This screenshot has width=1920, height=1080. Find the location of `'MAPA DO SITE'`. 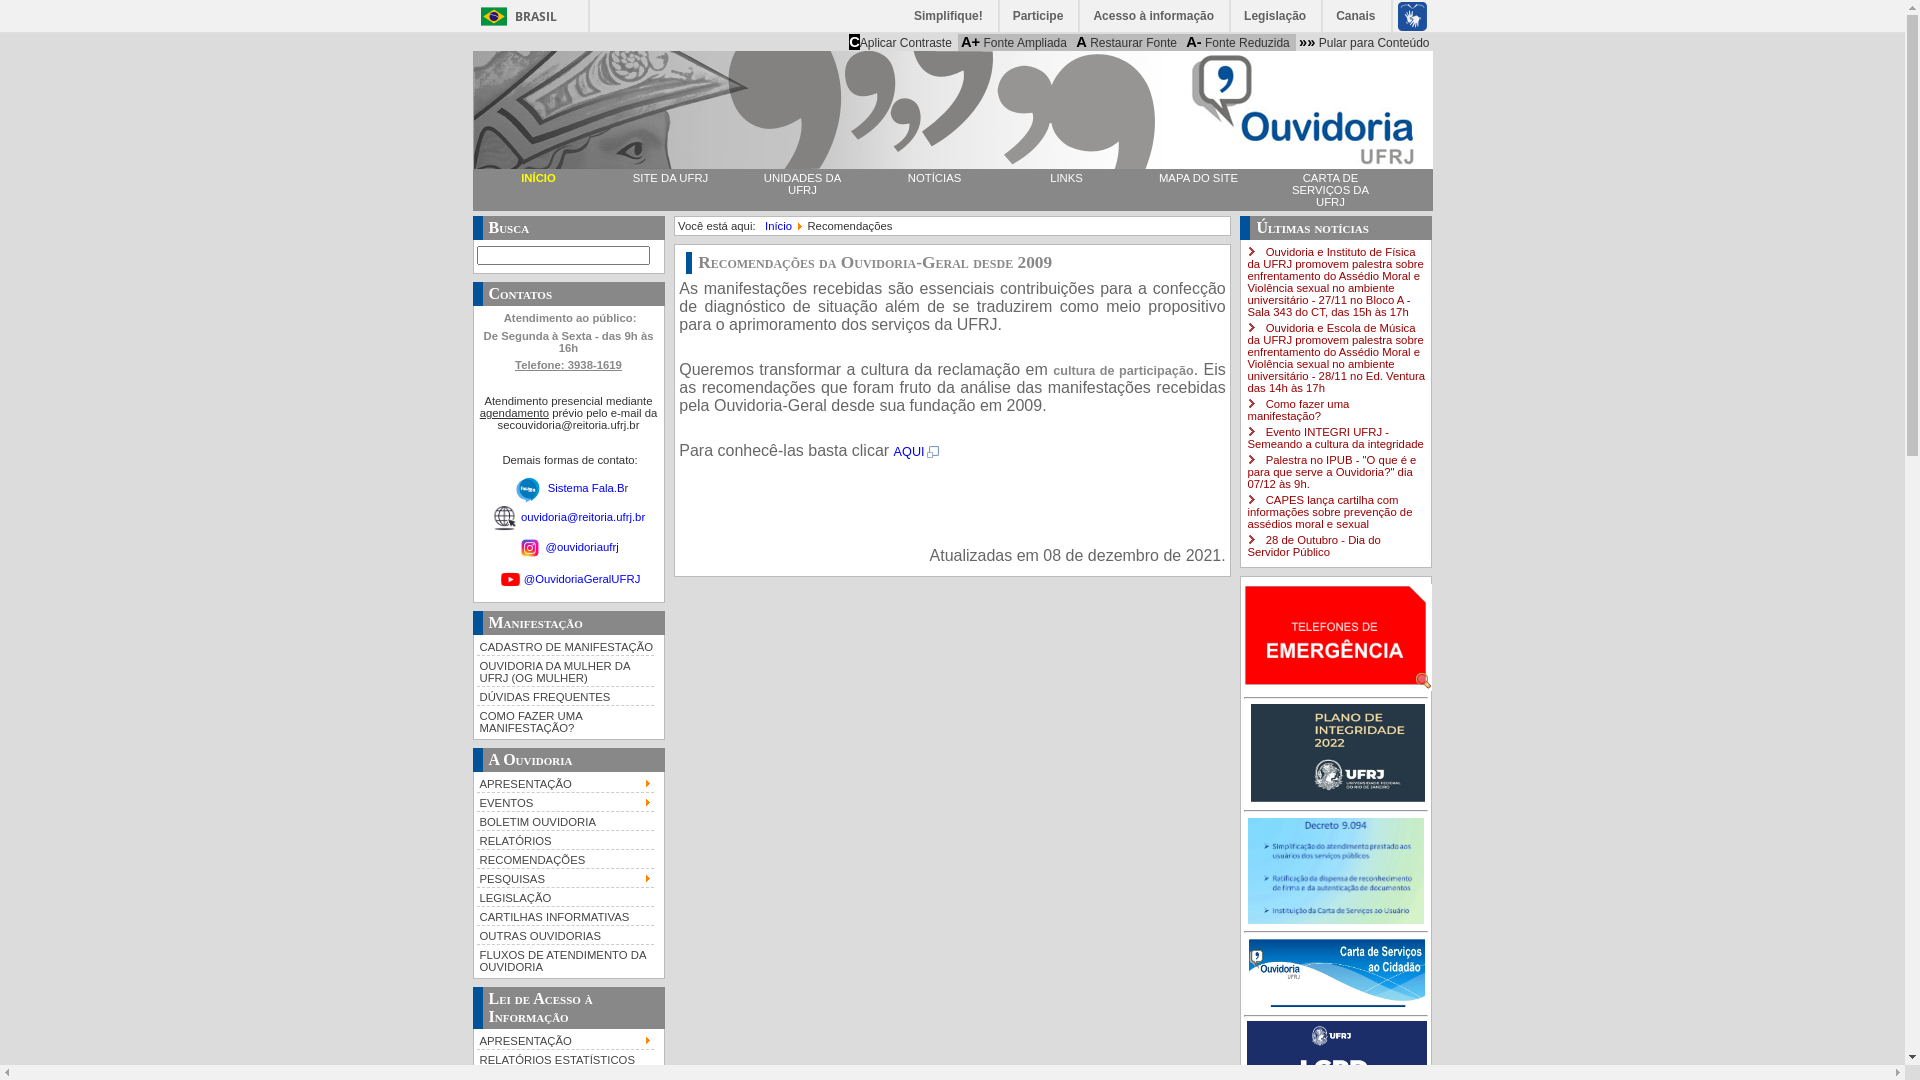

'MAPA DO SITE' is located at coordinates (1198, 176).